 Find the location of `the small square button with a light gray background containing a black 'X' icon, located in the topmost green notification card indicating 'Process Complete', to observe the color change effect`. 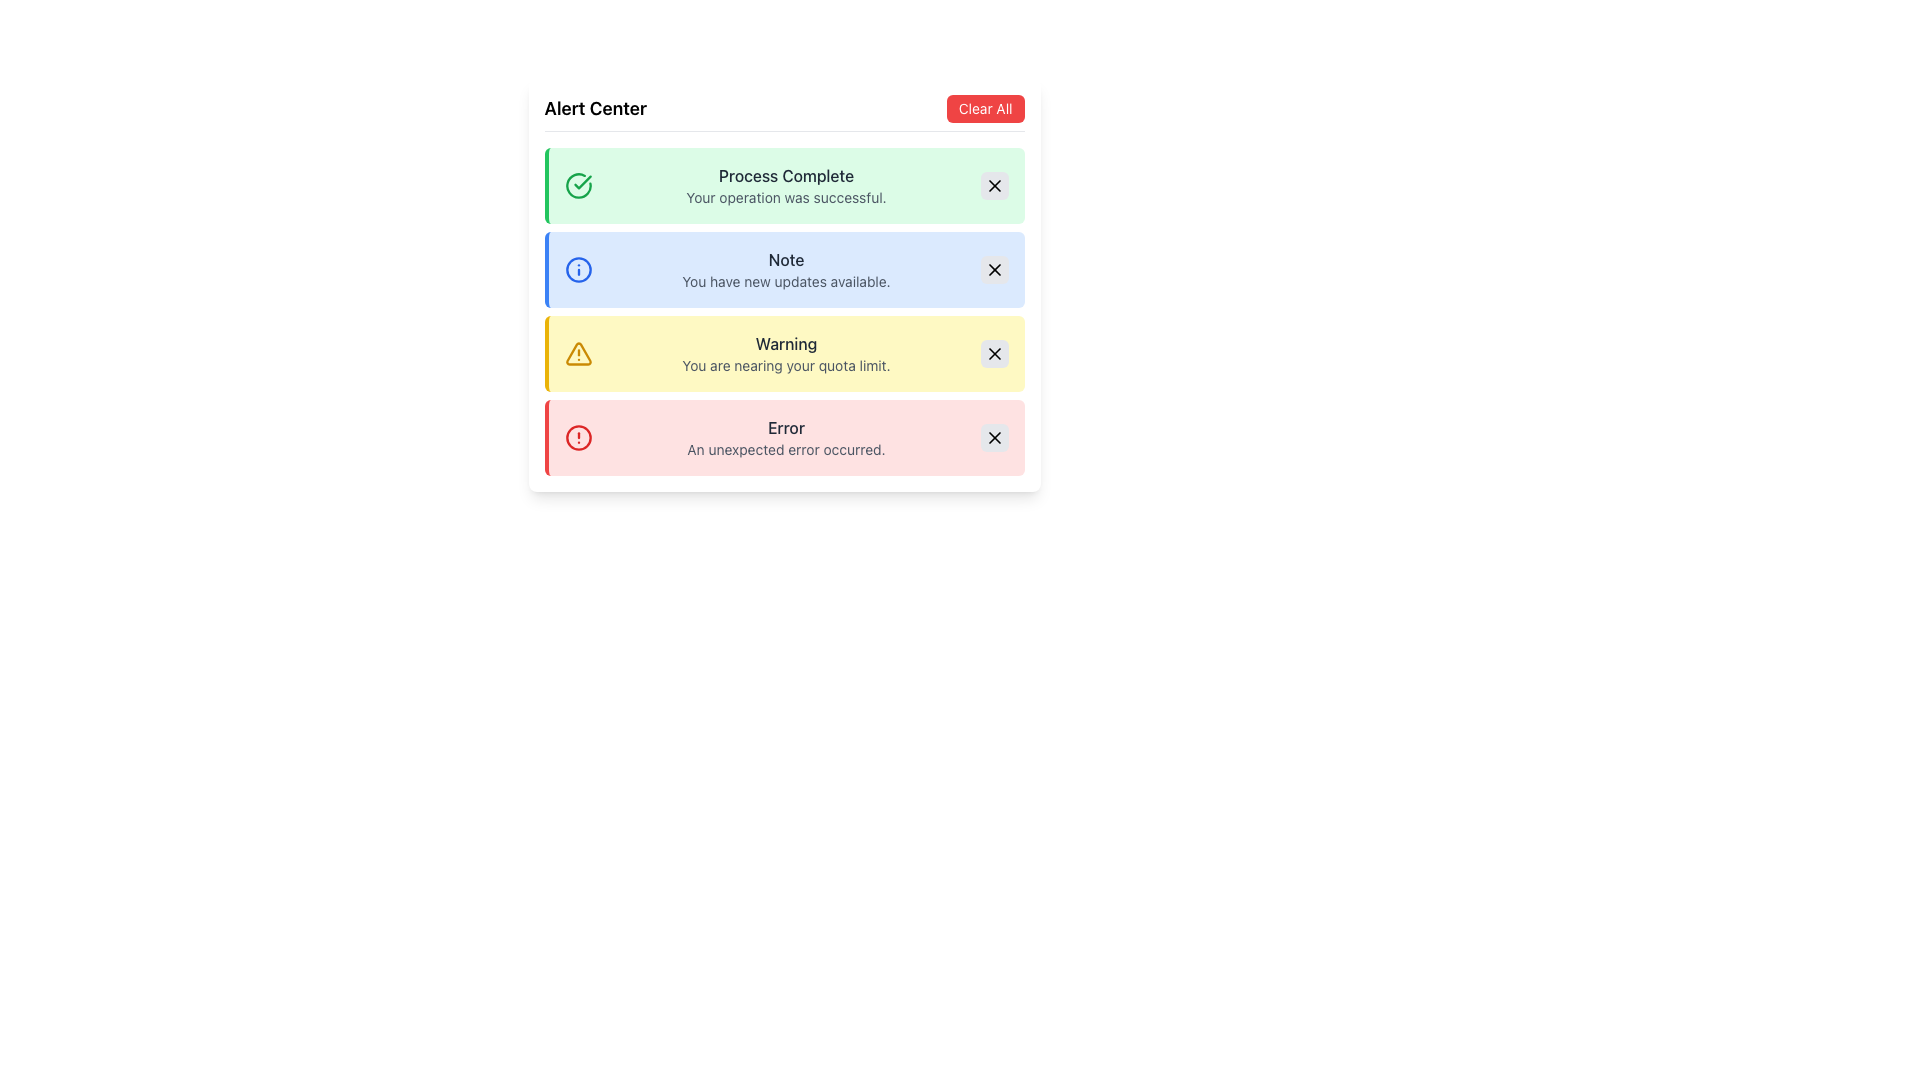

the small square button with a light gray background containing a black 'X' icon, located in the topmost green notification card indicating 'Process Complete', to observe the color change effect is located at coordinates (994, 185).